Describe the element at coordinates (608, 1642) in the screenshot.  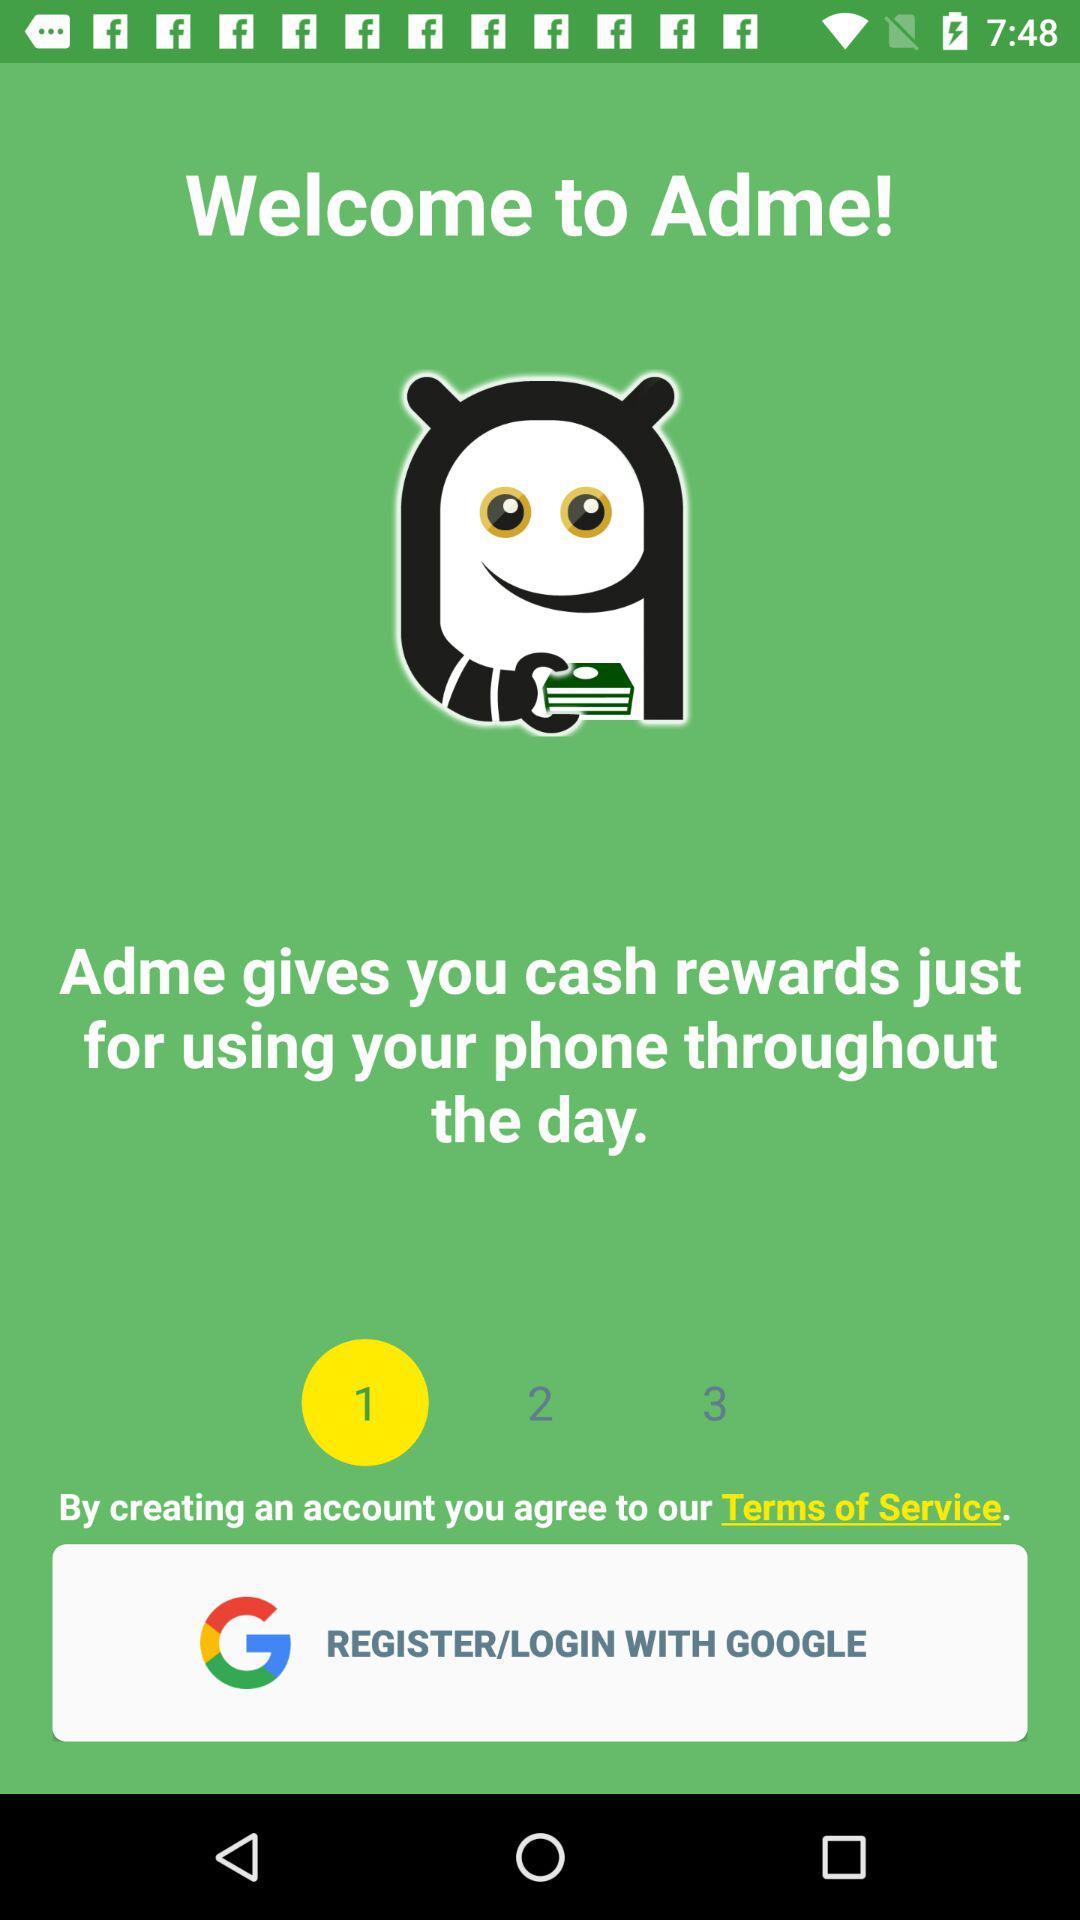
I see `the register login with` at that location.